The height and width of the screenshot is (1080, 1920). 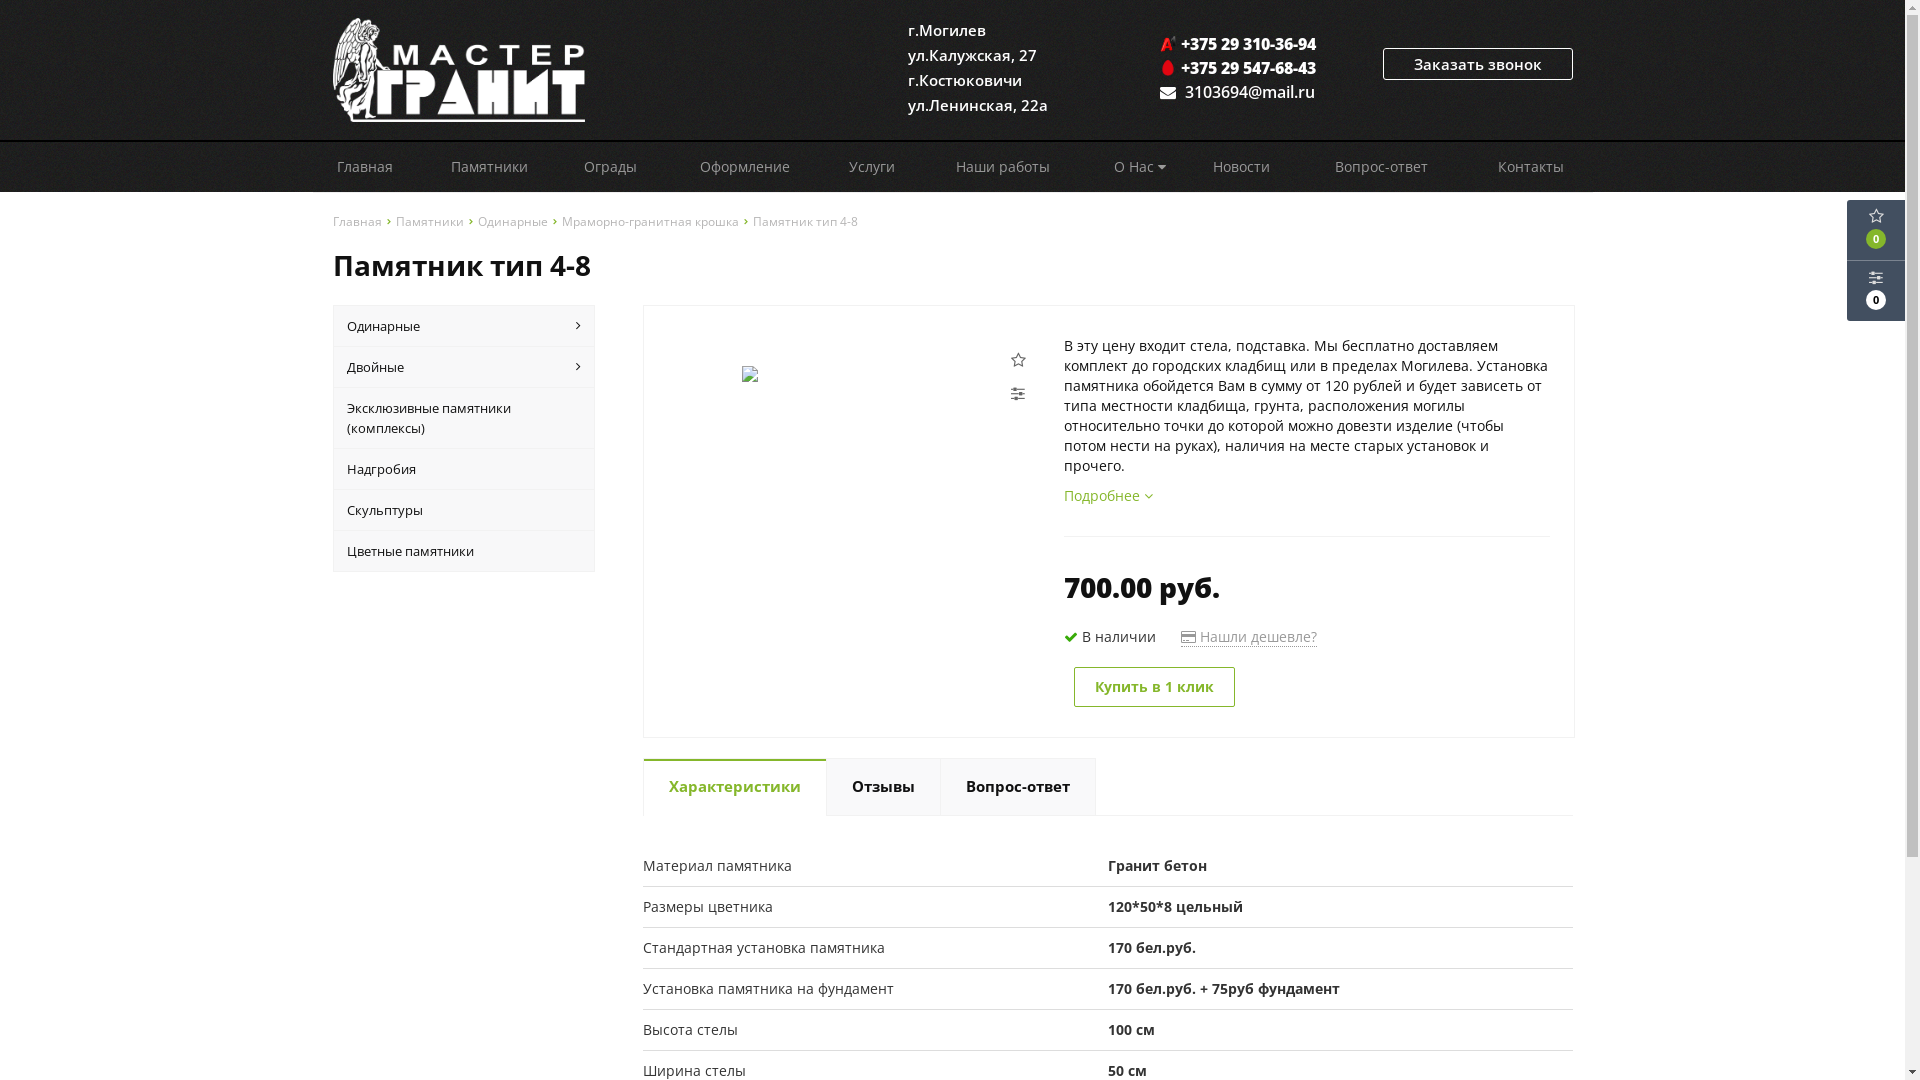 What do you see at coordinates (1875, 290) in the screenshot?
I see `'0'` at bounding box center [1875, 290].